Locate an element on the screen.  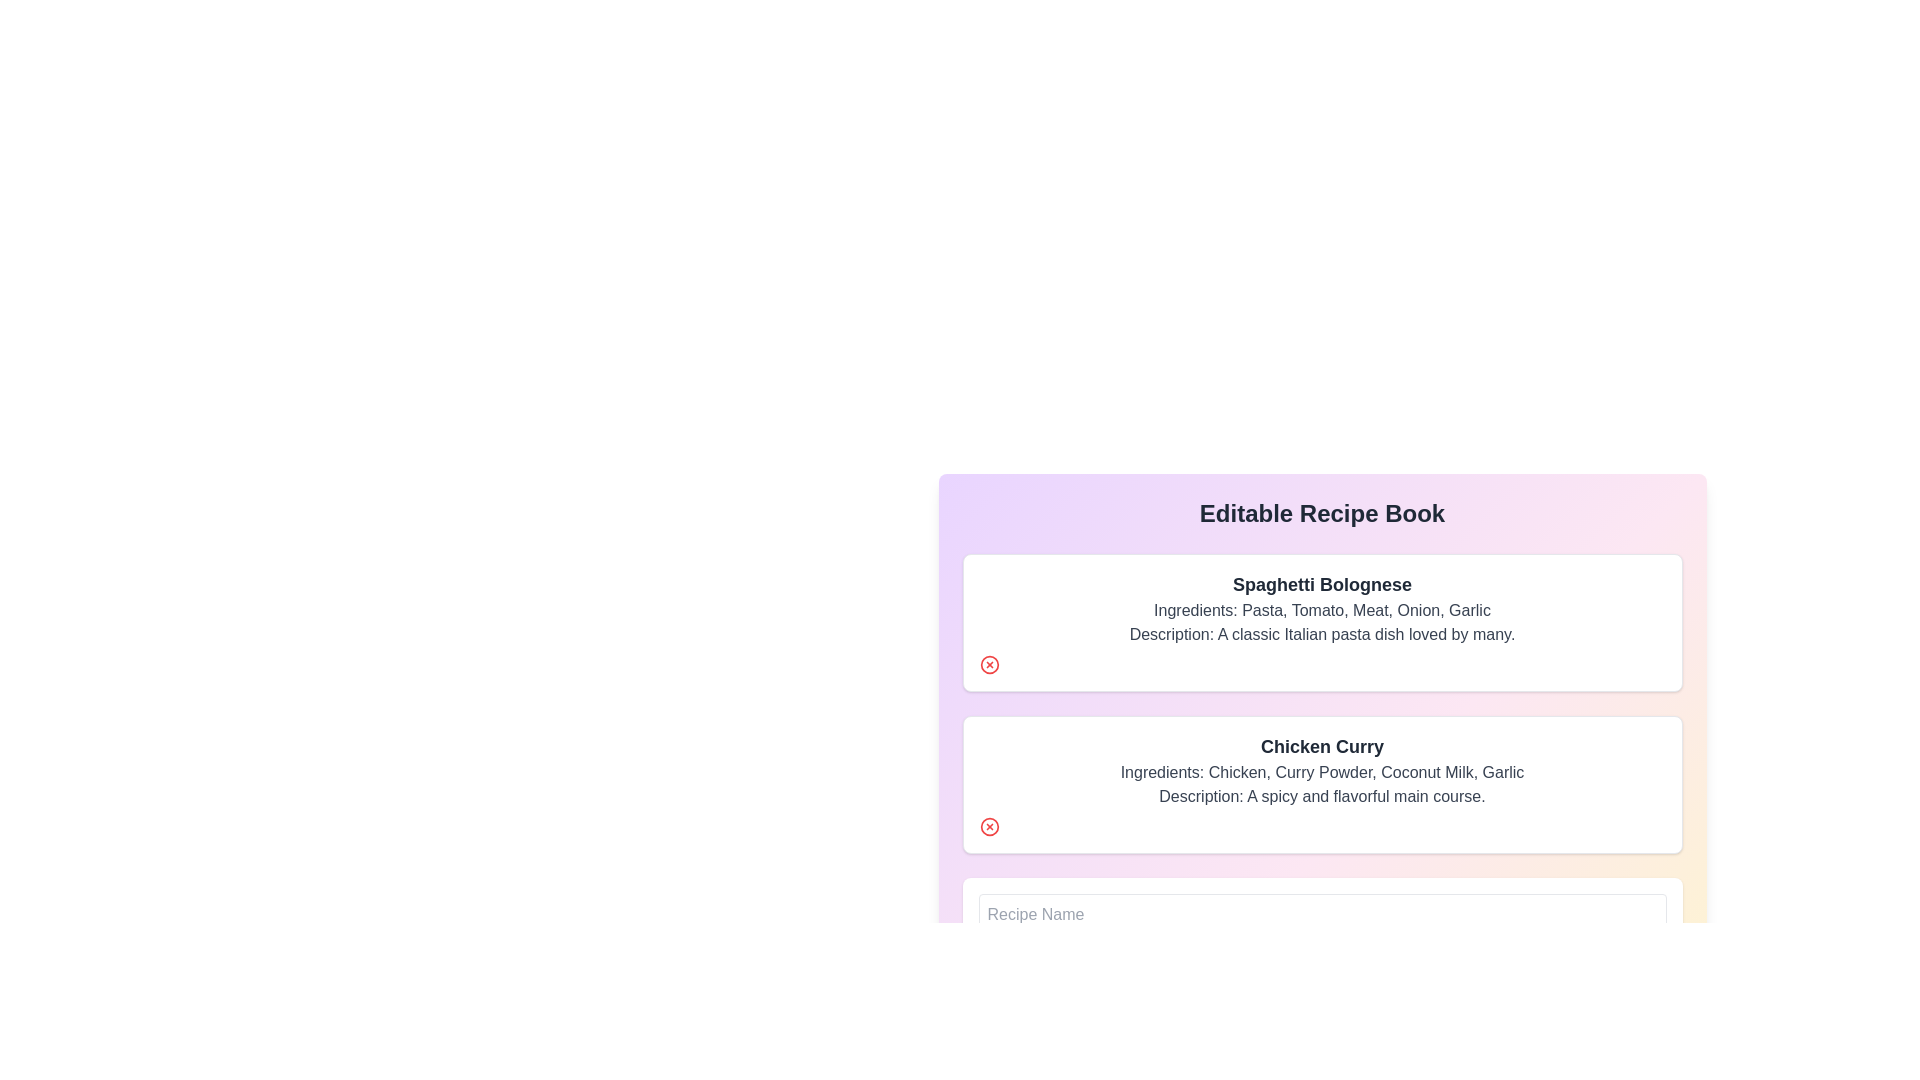
the deletion button located to the left of the 'Chicken Curry' recipe text block is located at coordinates (989, 826).